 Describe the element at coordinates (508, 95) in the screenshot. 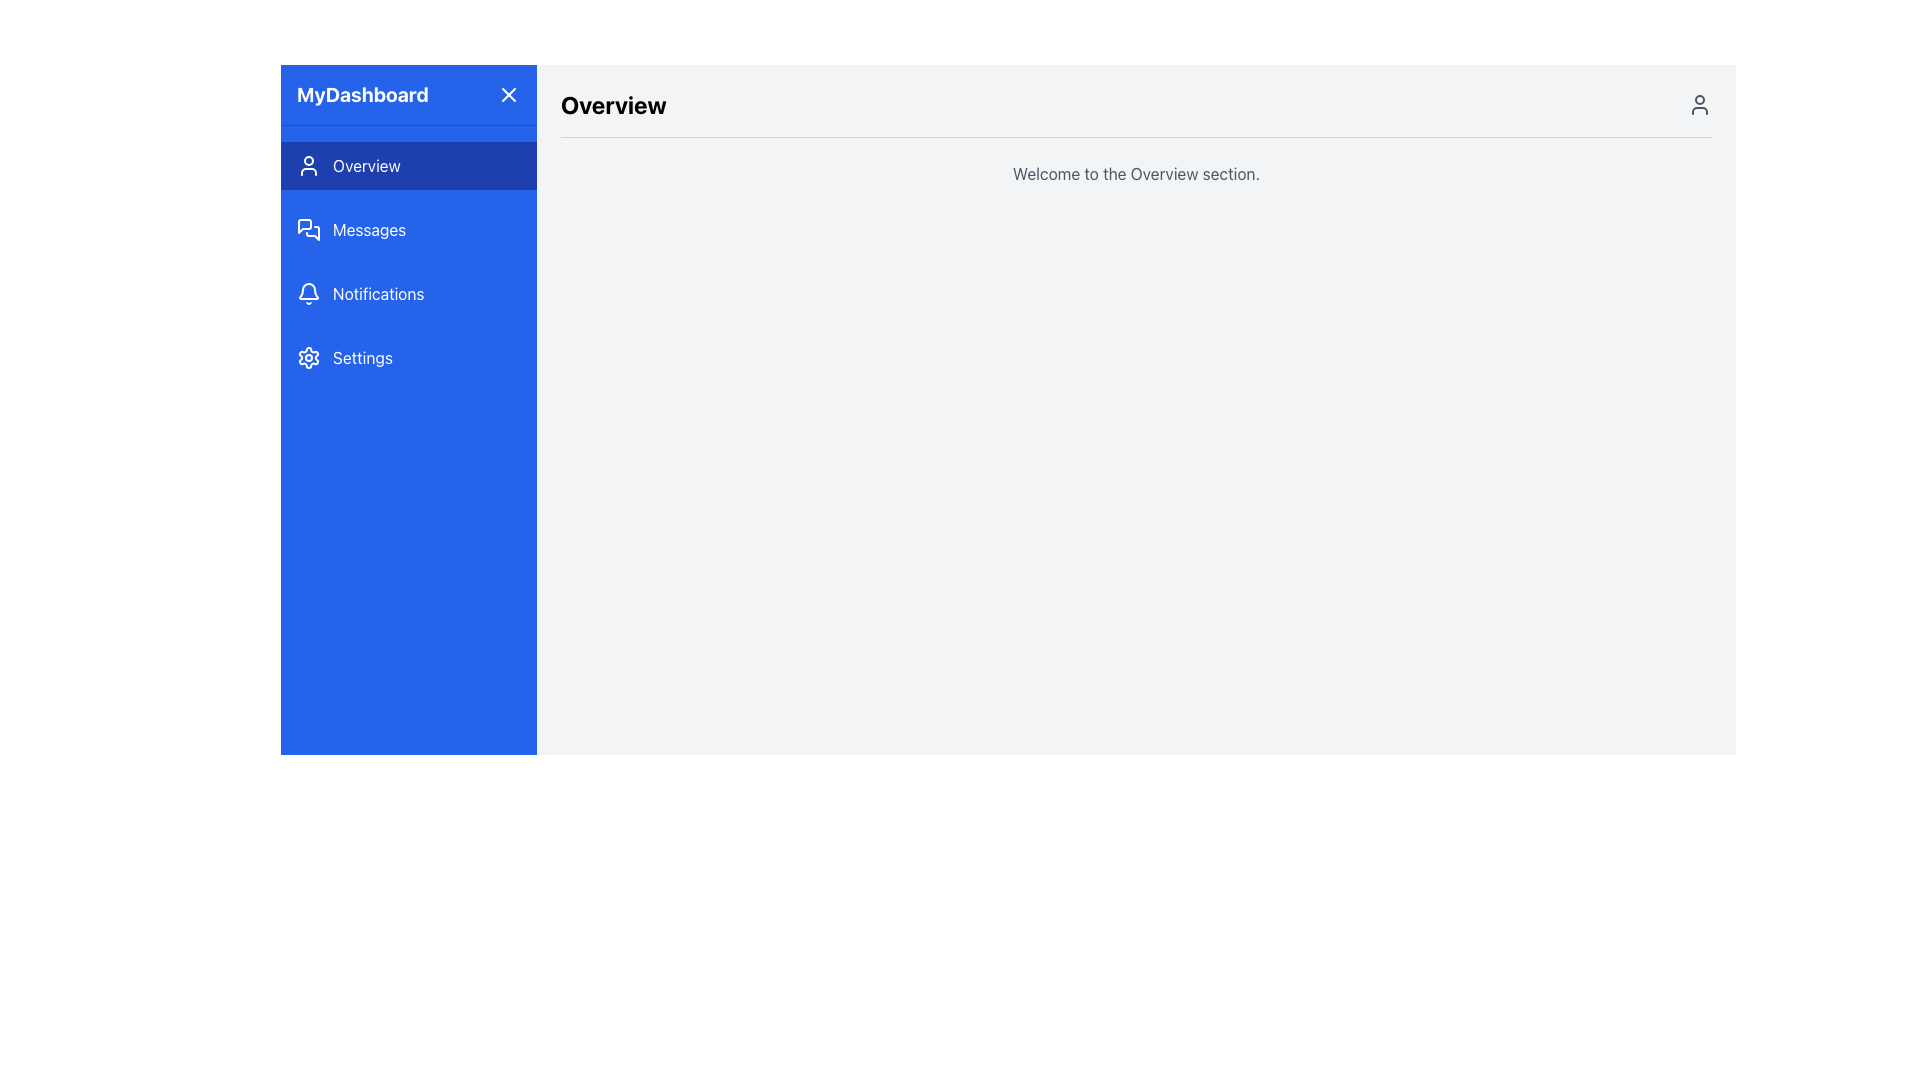

I see `the close button located at the top-right corner of the sidebar header labeled 'MyDashboard'` at that location.